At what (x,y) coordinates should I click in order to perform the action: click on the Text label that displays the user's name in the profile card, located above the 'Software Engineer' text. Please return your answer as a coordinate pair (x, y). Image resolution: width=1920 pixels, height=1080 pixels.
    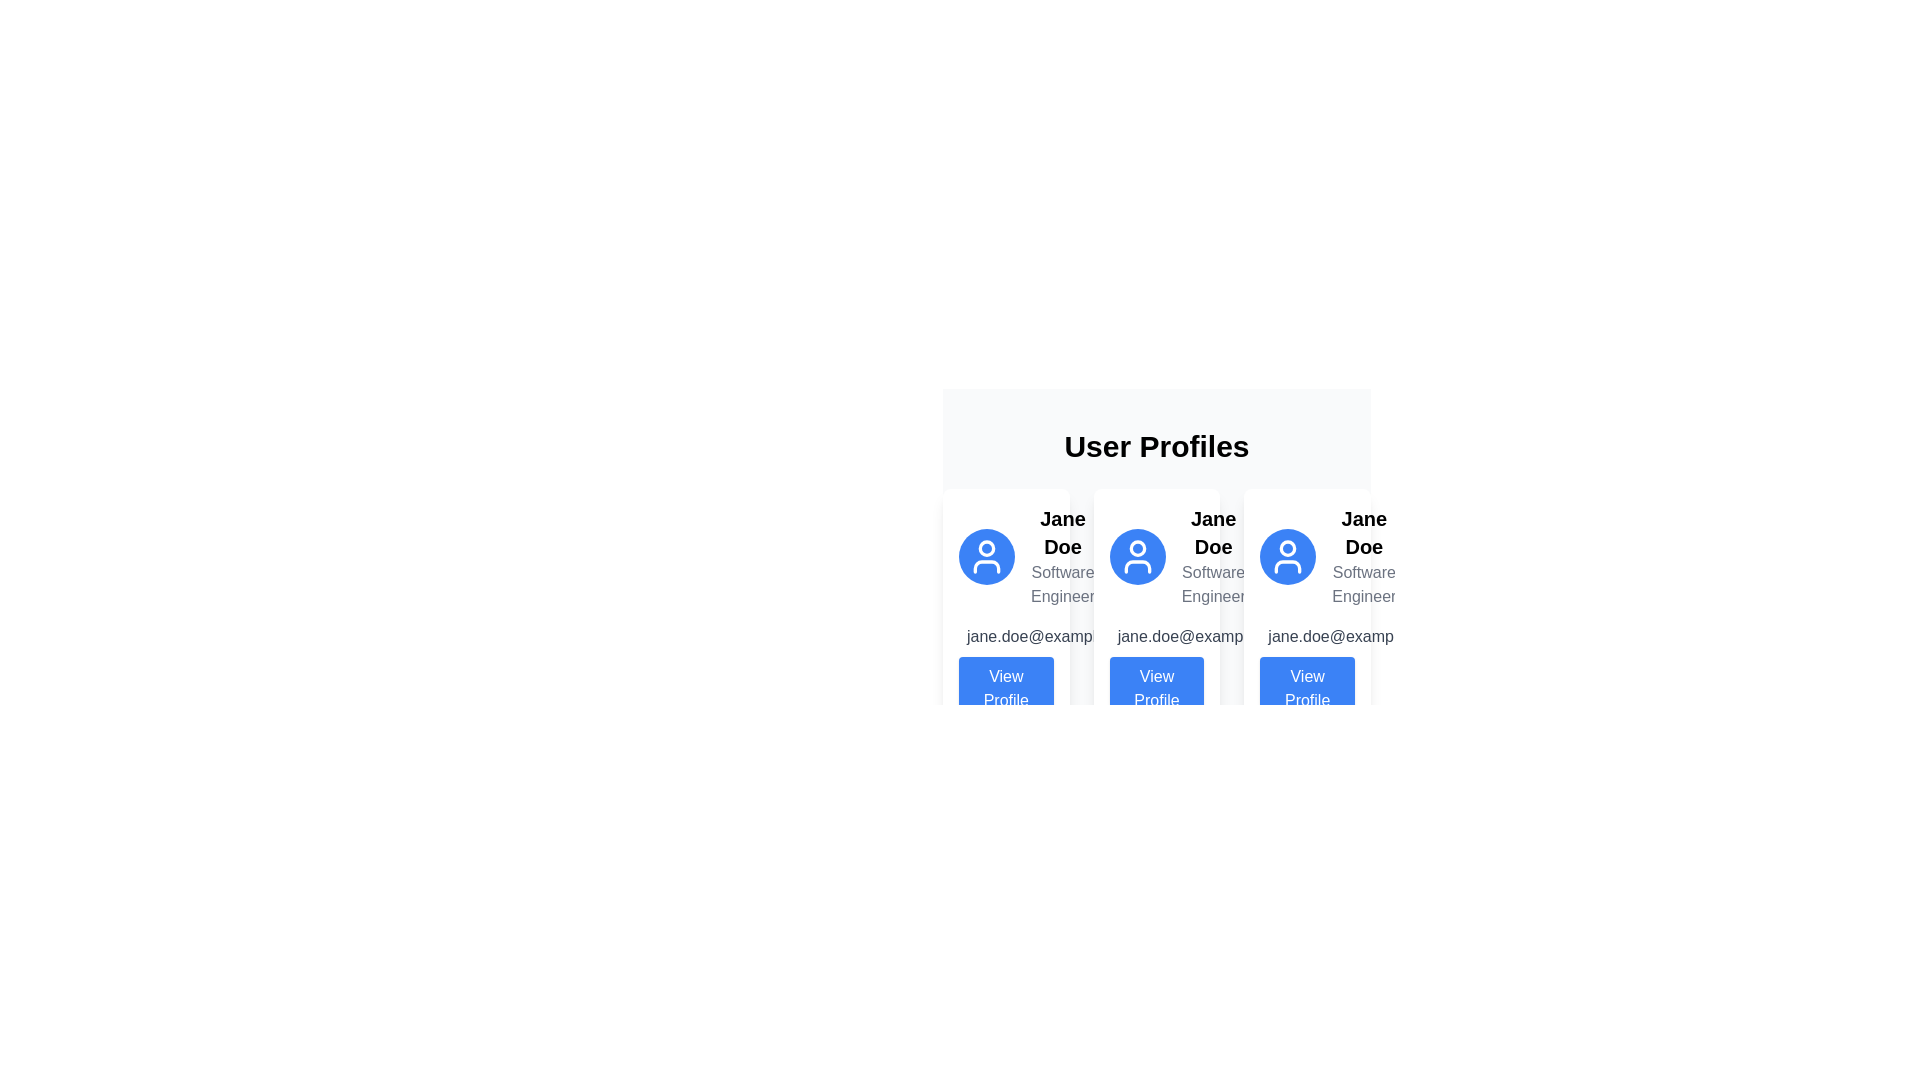
    Looking at the image, I should click on (1212, 531).